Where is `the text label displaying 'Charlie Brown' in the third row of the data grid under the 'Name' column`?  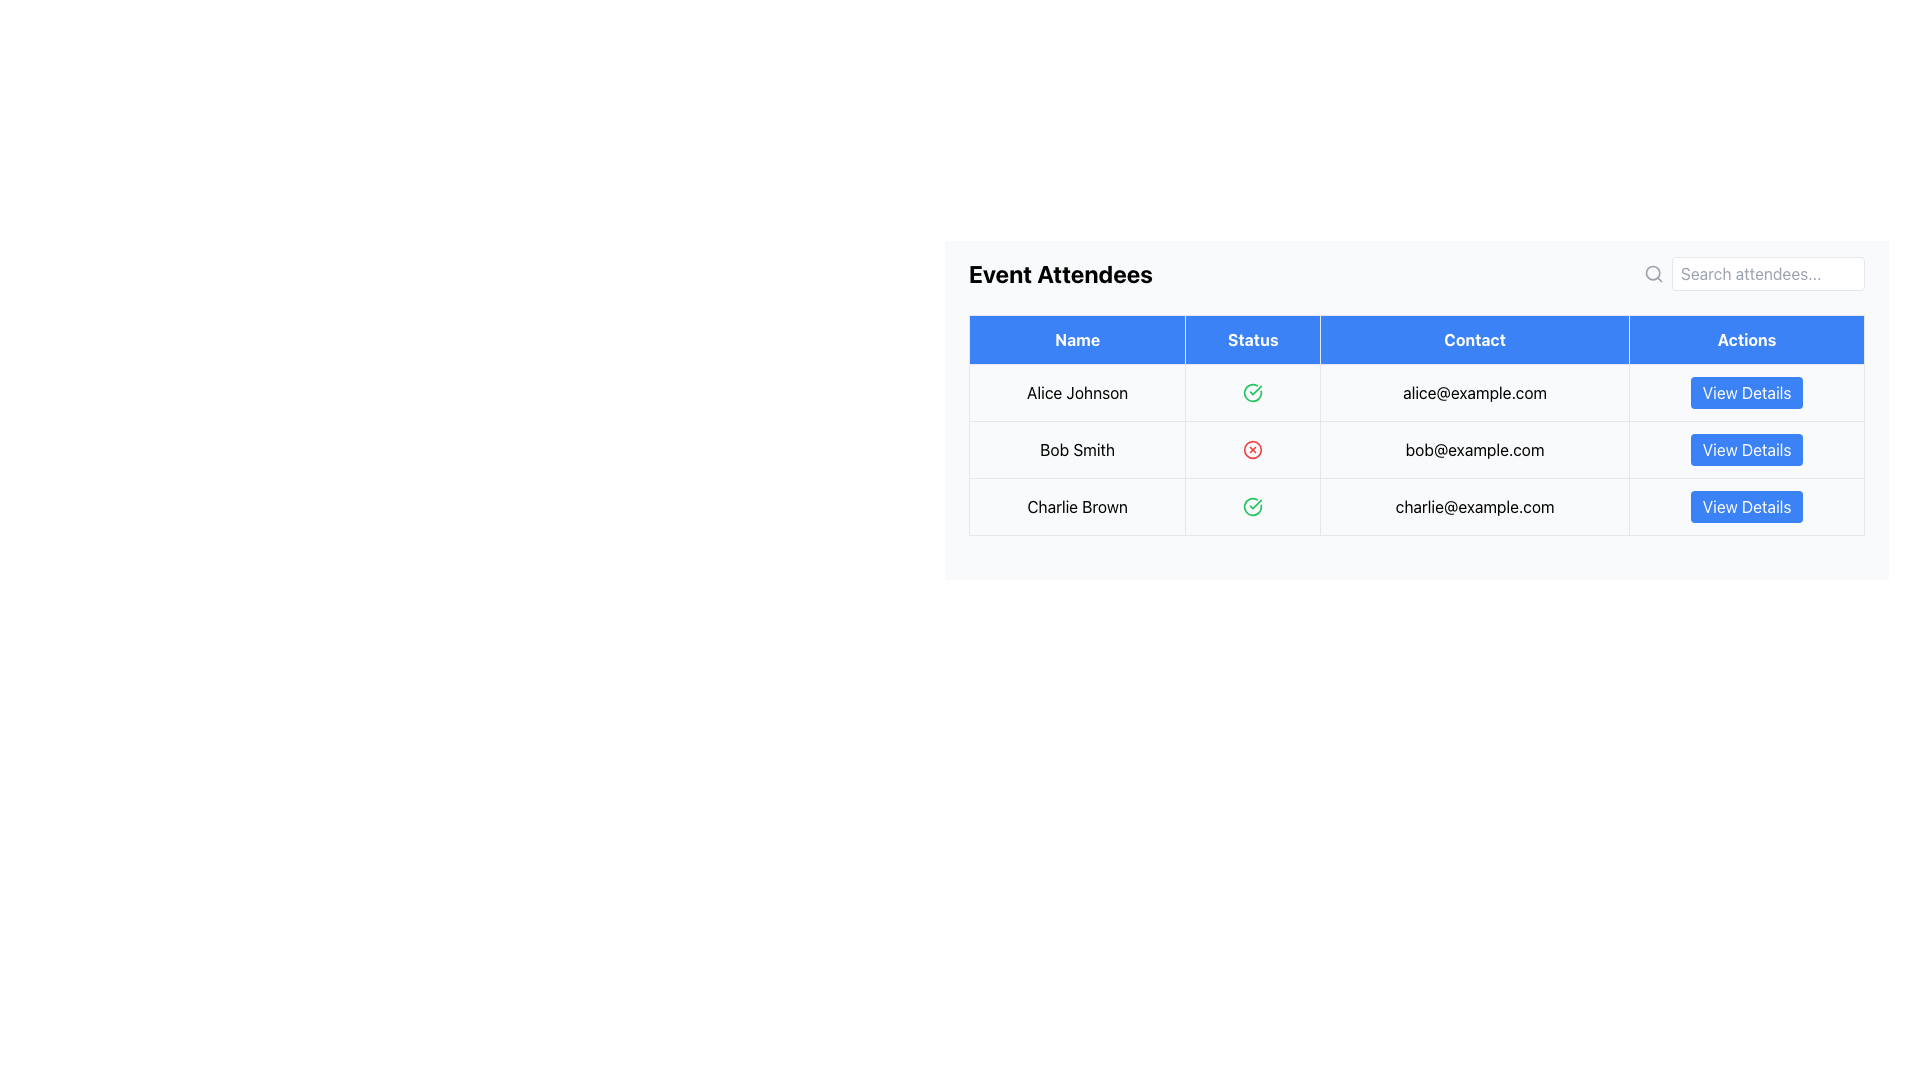 the text label displaying 'Charlie Brown' in the third row of the data grid under the 'Name' column is located at coordinates (1076, 505).